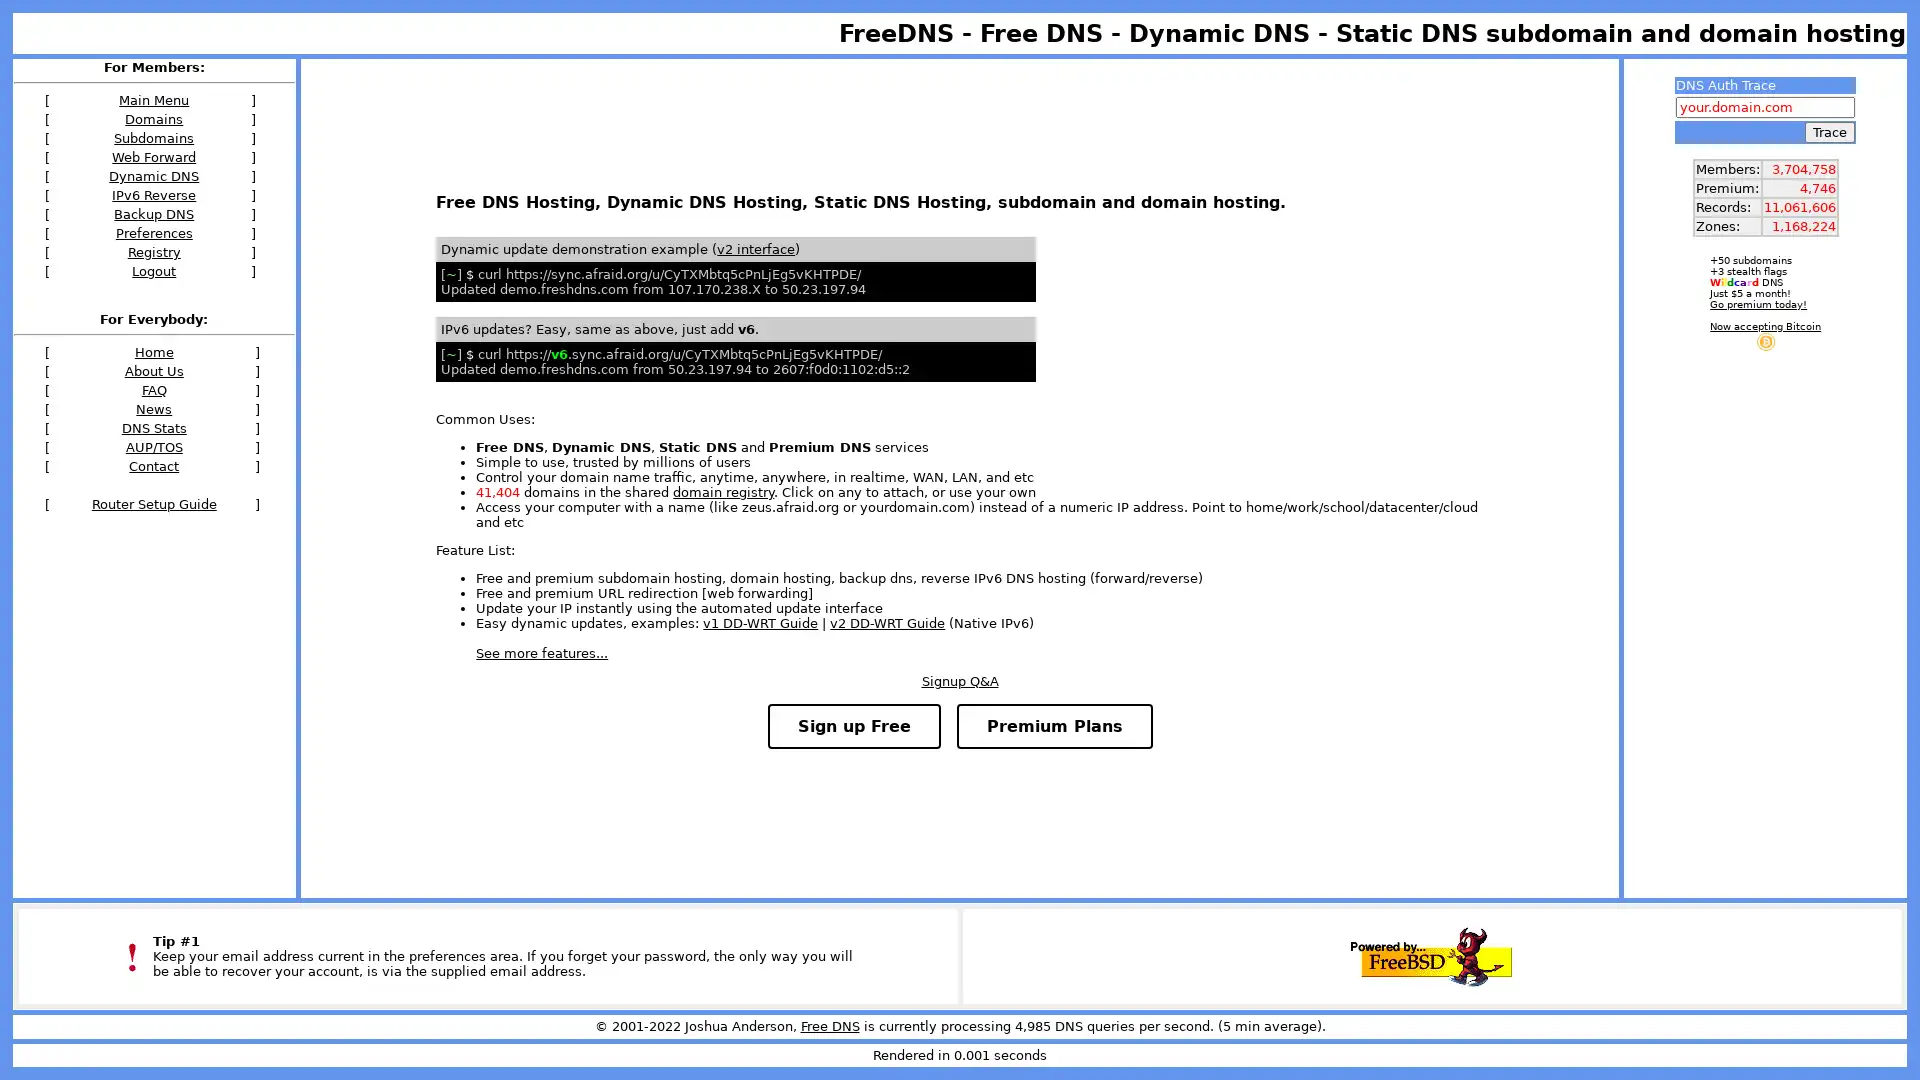 This screenshot has height=1080, width=1920. I want to click on Sign up Free, so click(853, 726).